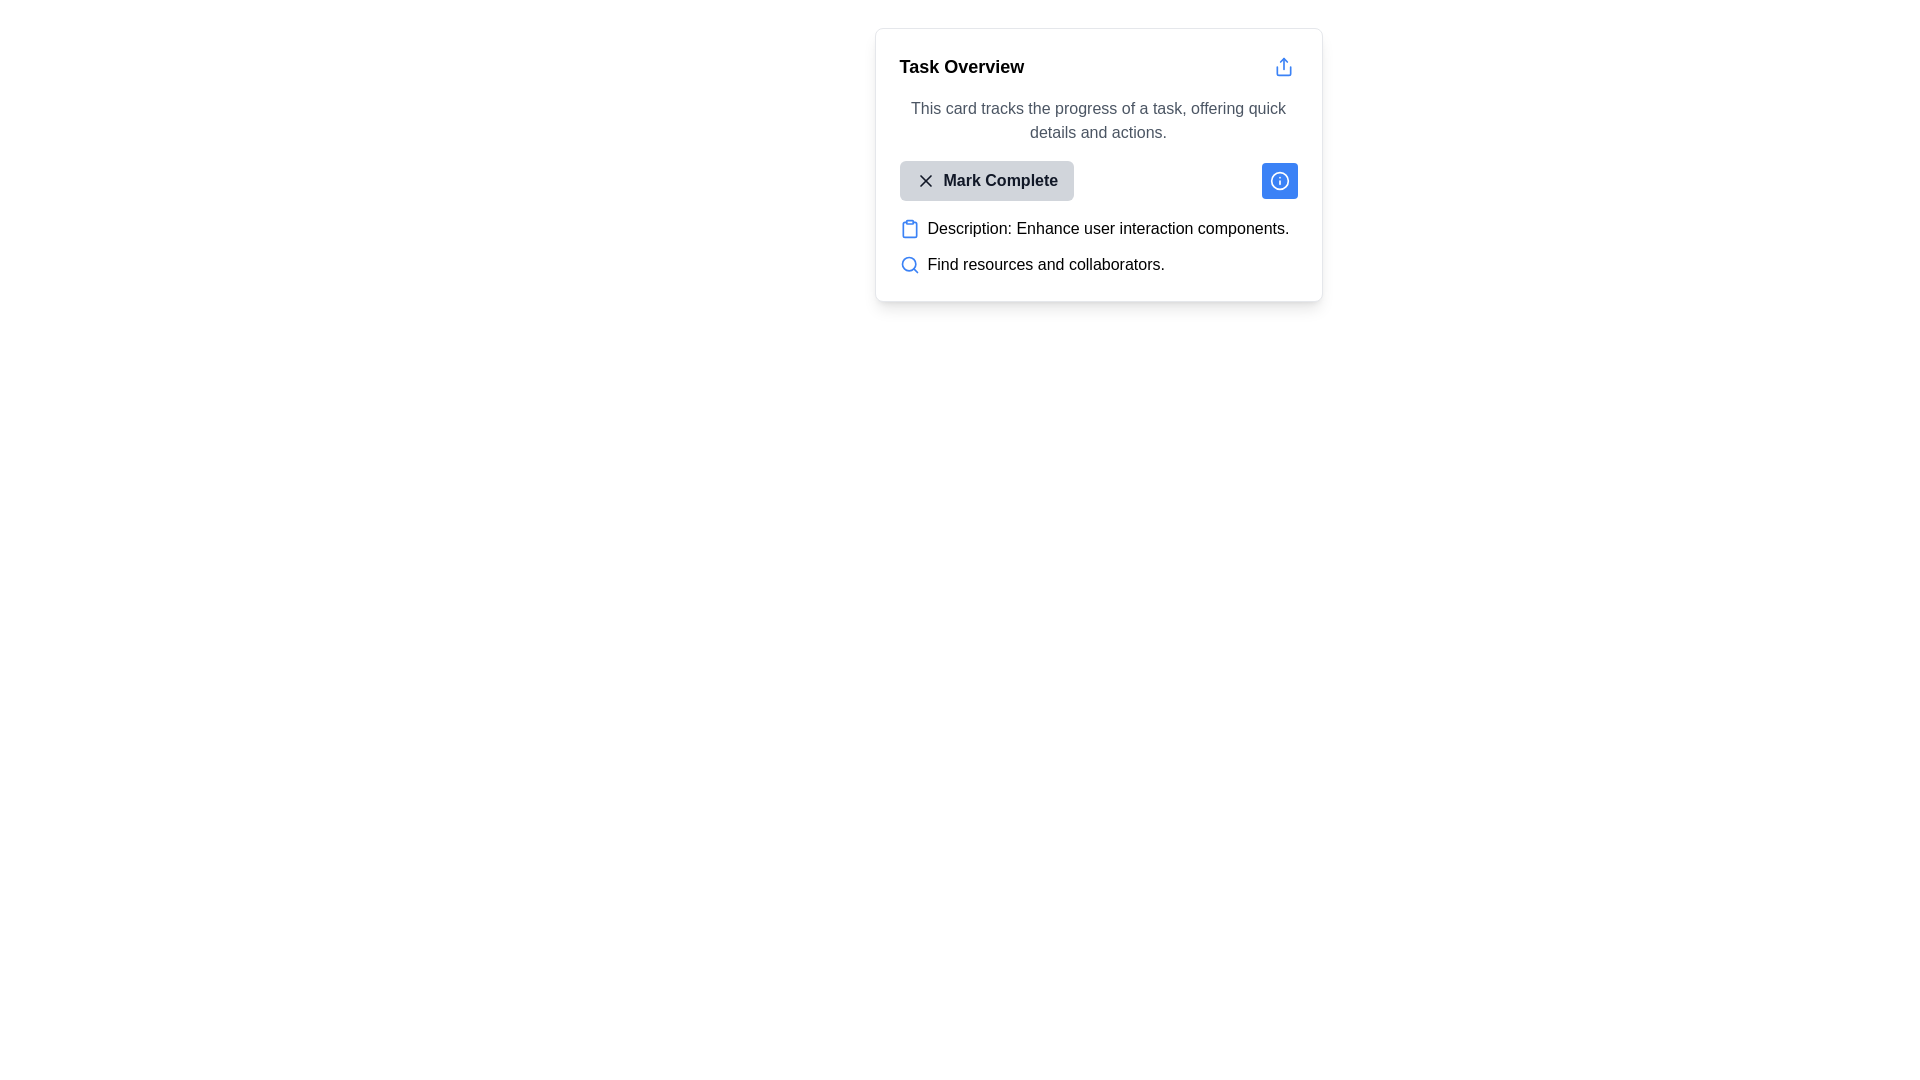 This screenshot has height=1080, width=1920. What do you see at coordinates (1278, 181) in the screenshot?
I see `the circular Information button with a blue background and a white information icon located in the top-right corner of the 'Task Overview' panel` at bounding box center [1278, 181].